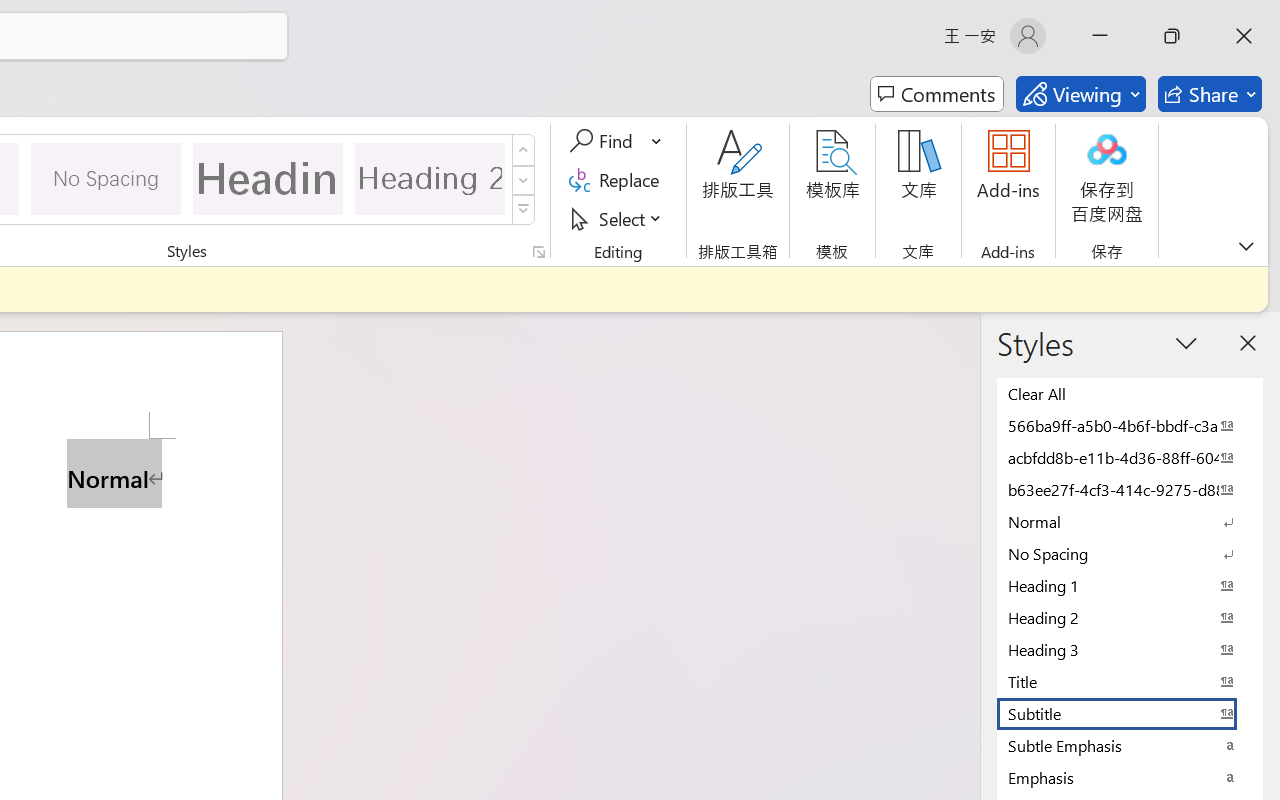 The height and width of the screenshot is (800, 1280). I want to click on 'Emphasis', so click(1130, 776).